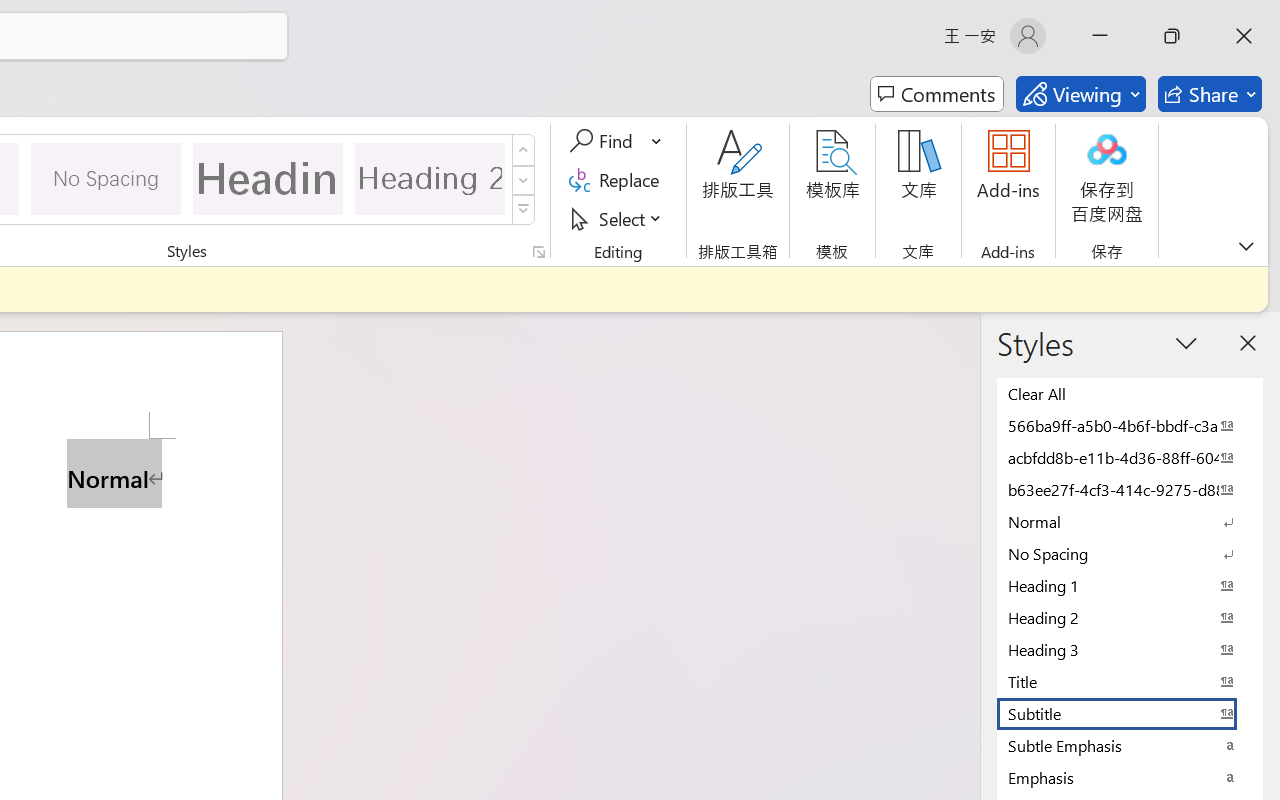 The height and width of the screenshot is (800, 1280). I want to click on 'Emphasis', so click(1130, 776).